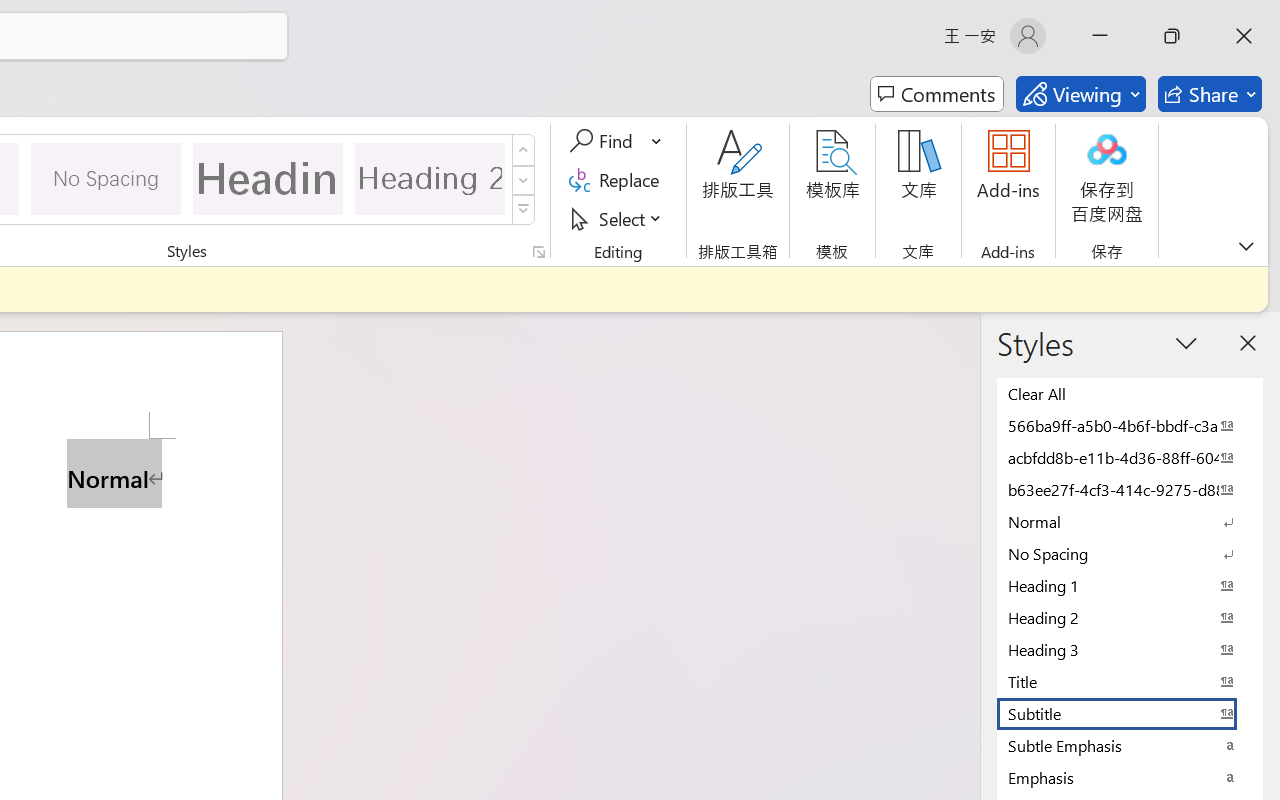 The height and width of the screenshot is (800, 1280). I want to click on 'Emphasis', so click(1130, 776).